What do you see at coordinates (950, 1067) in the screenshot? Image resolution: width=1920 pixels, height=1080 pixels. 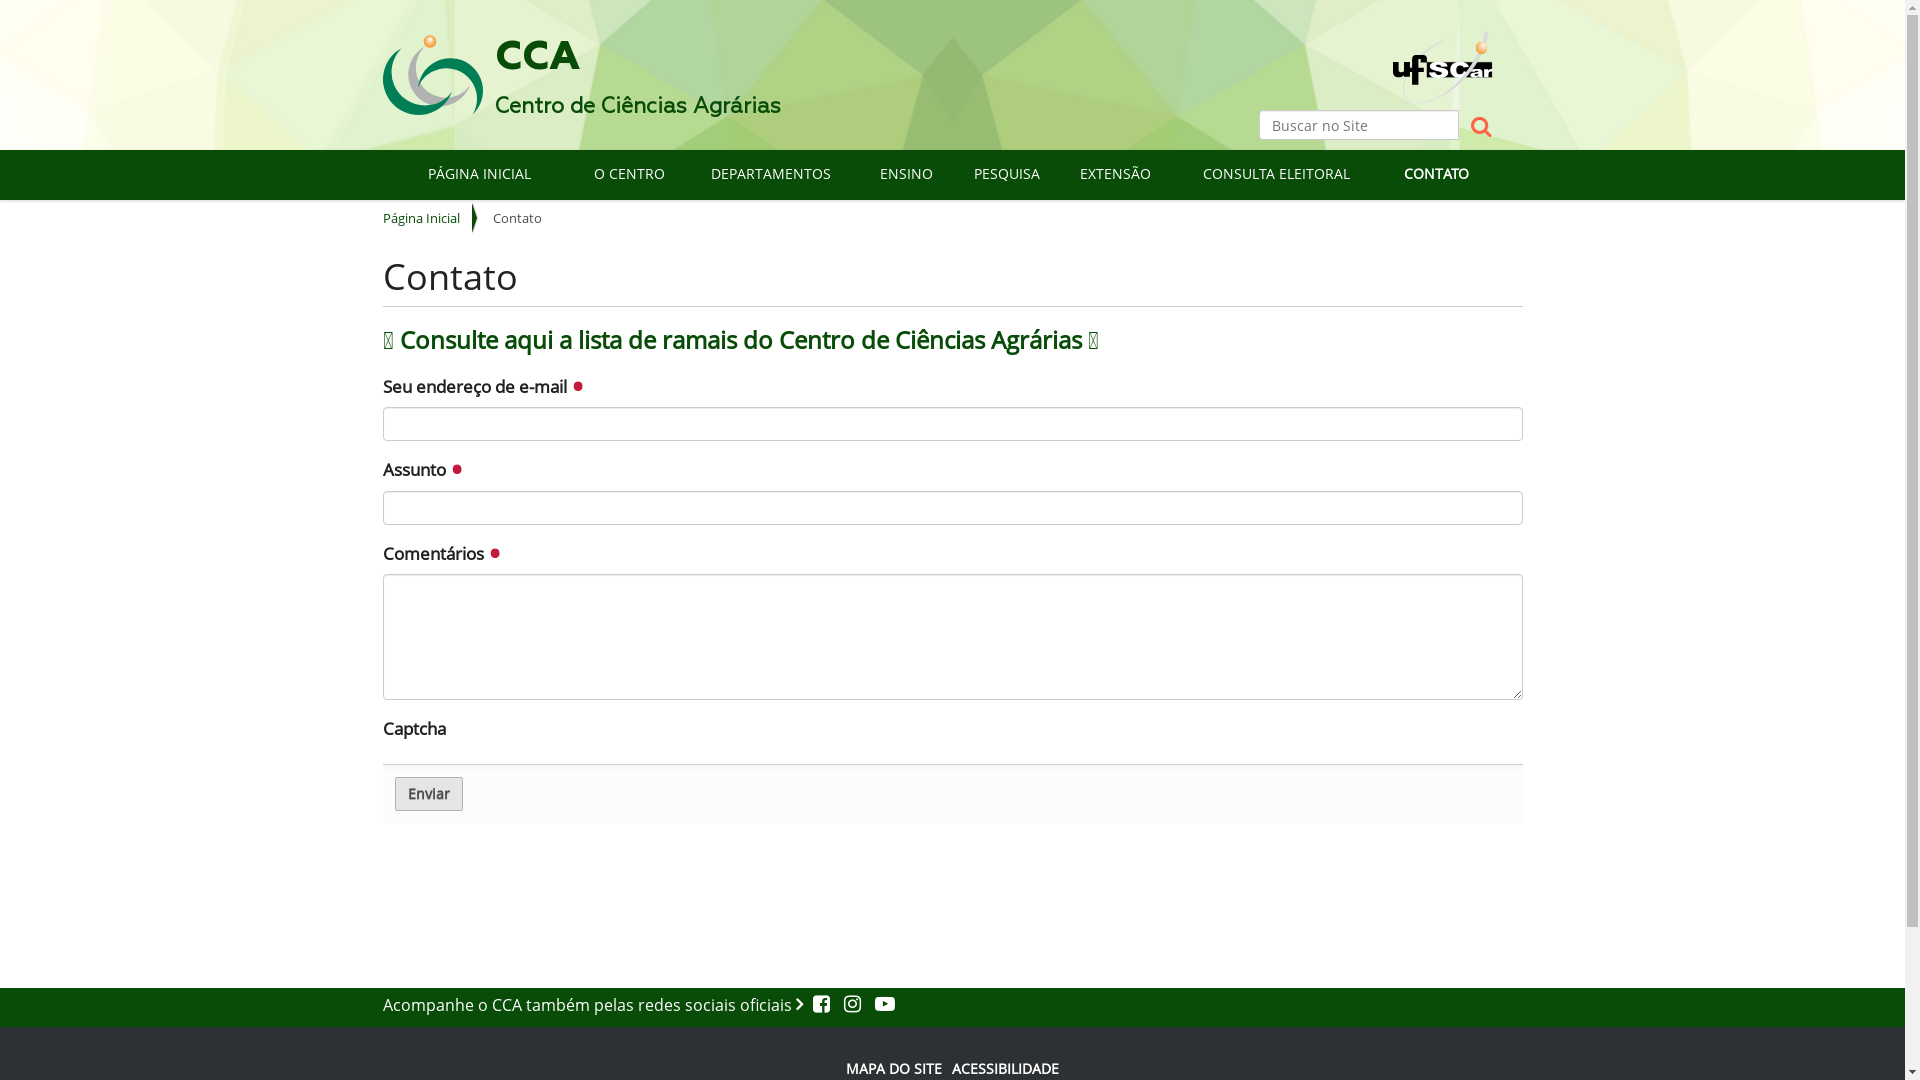 I see `'ACESSIBILIDADE'` at bounding box center [950, 1067].